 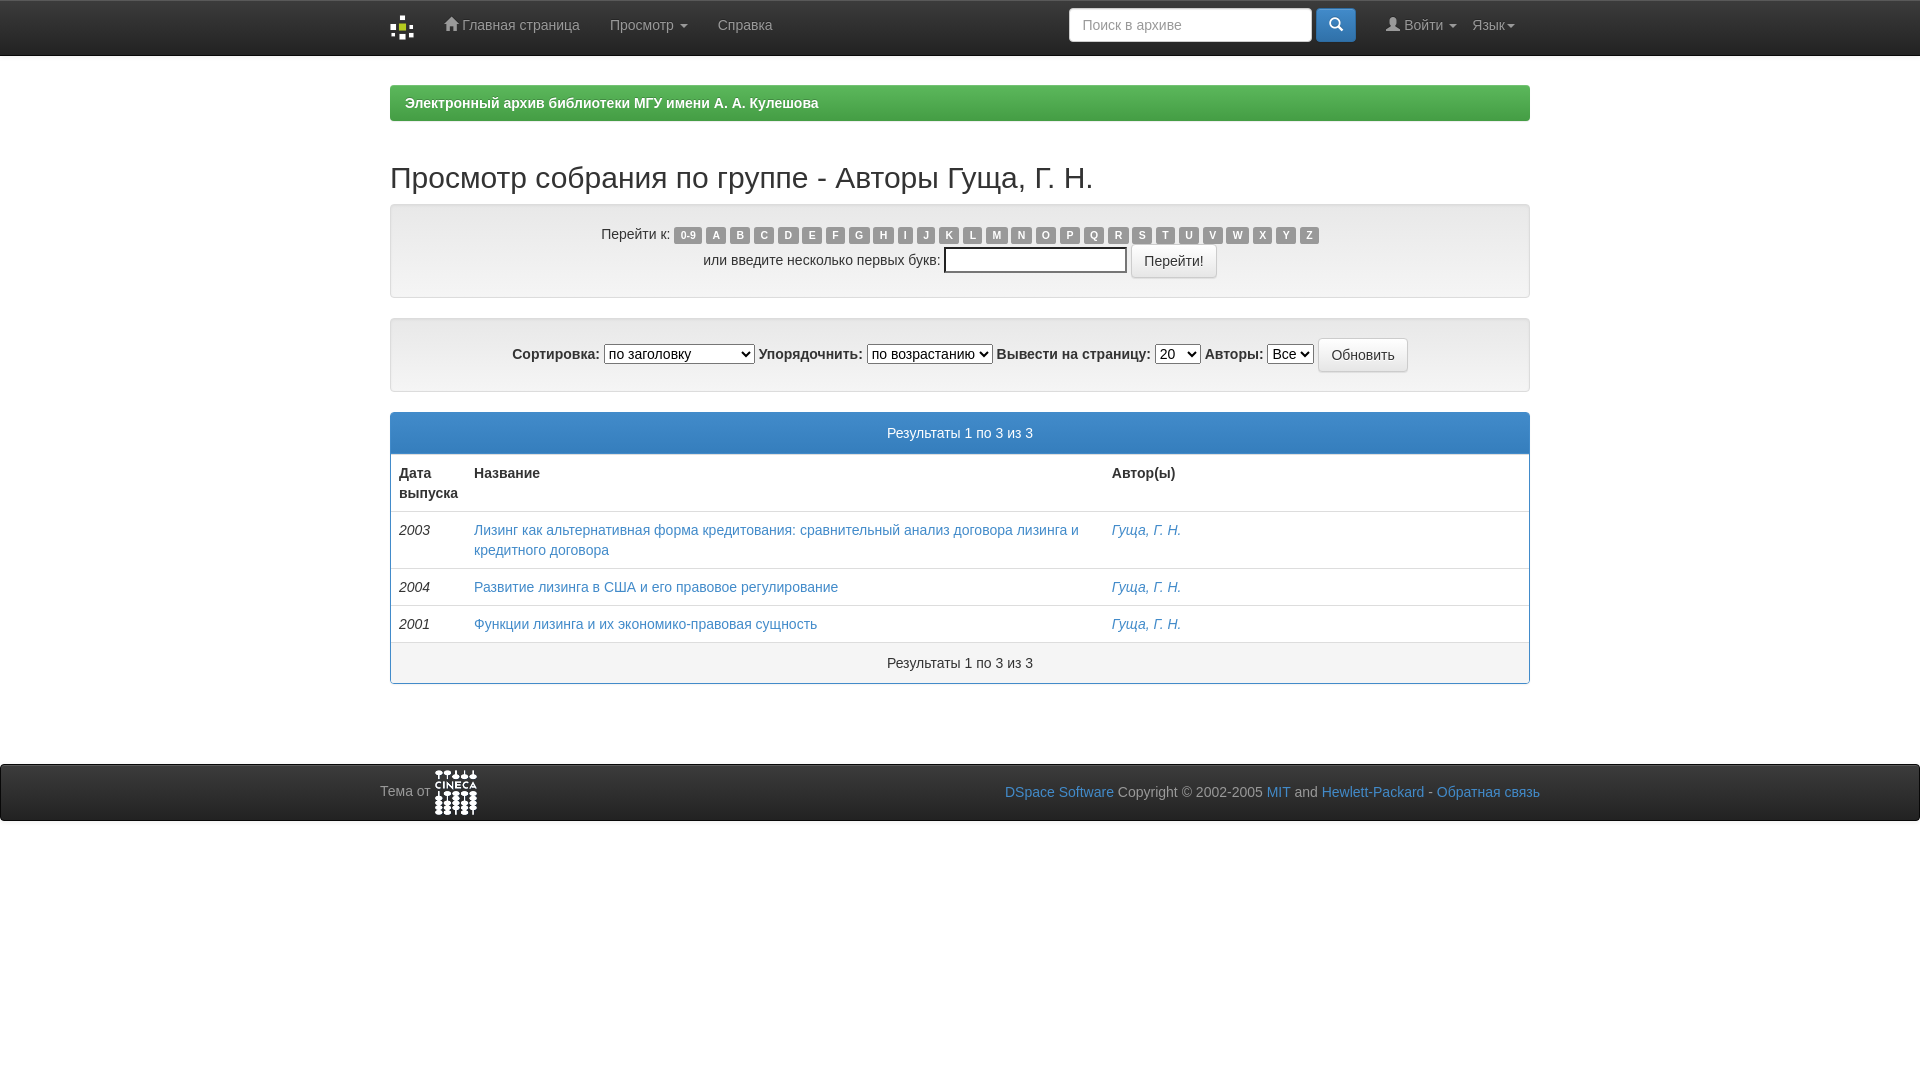 What do you see at coordinates (1069, 234) in the screenshot?
I see `'P'` at bounding box center [1069, 234].